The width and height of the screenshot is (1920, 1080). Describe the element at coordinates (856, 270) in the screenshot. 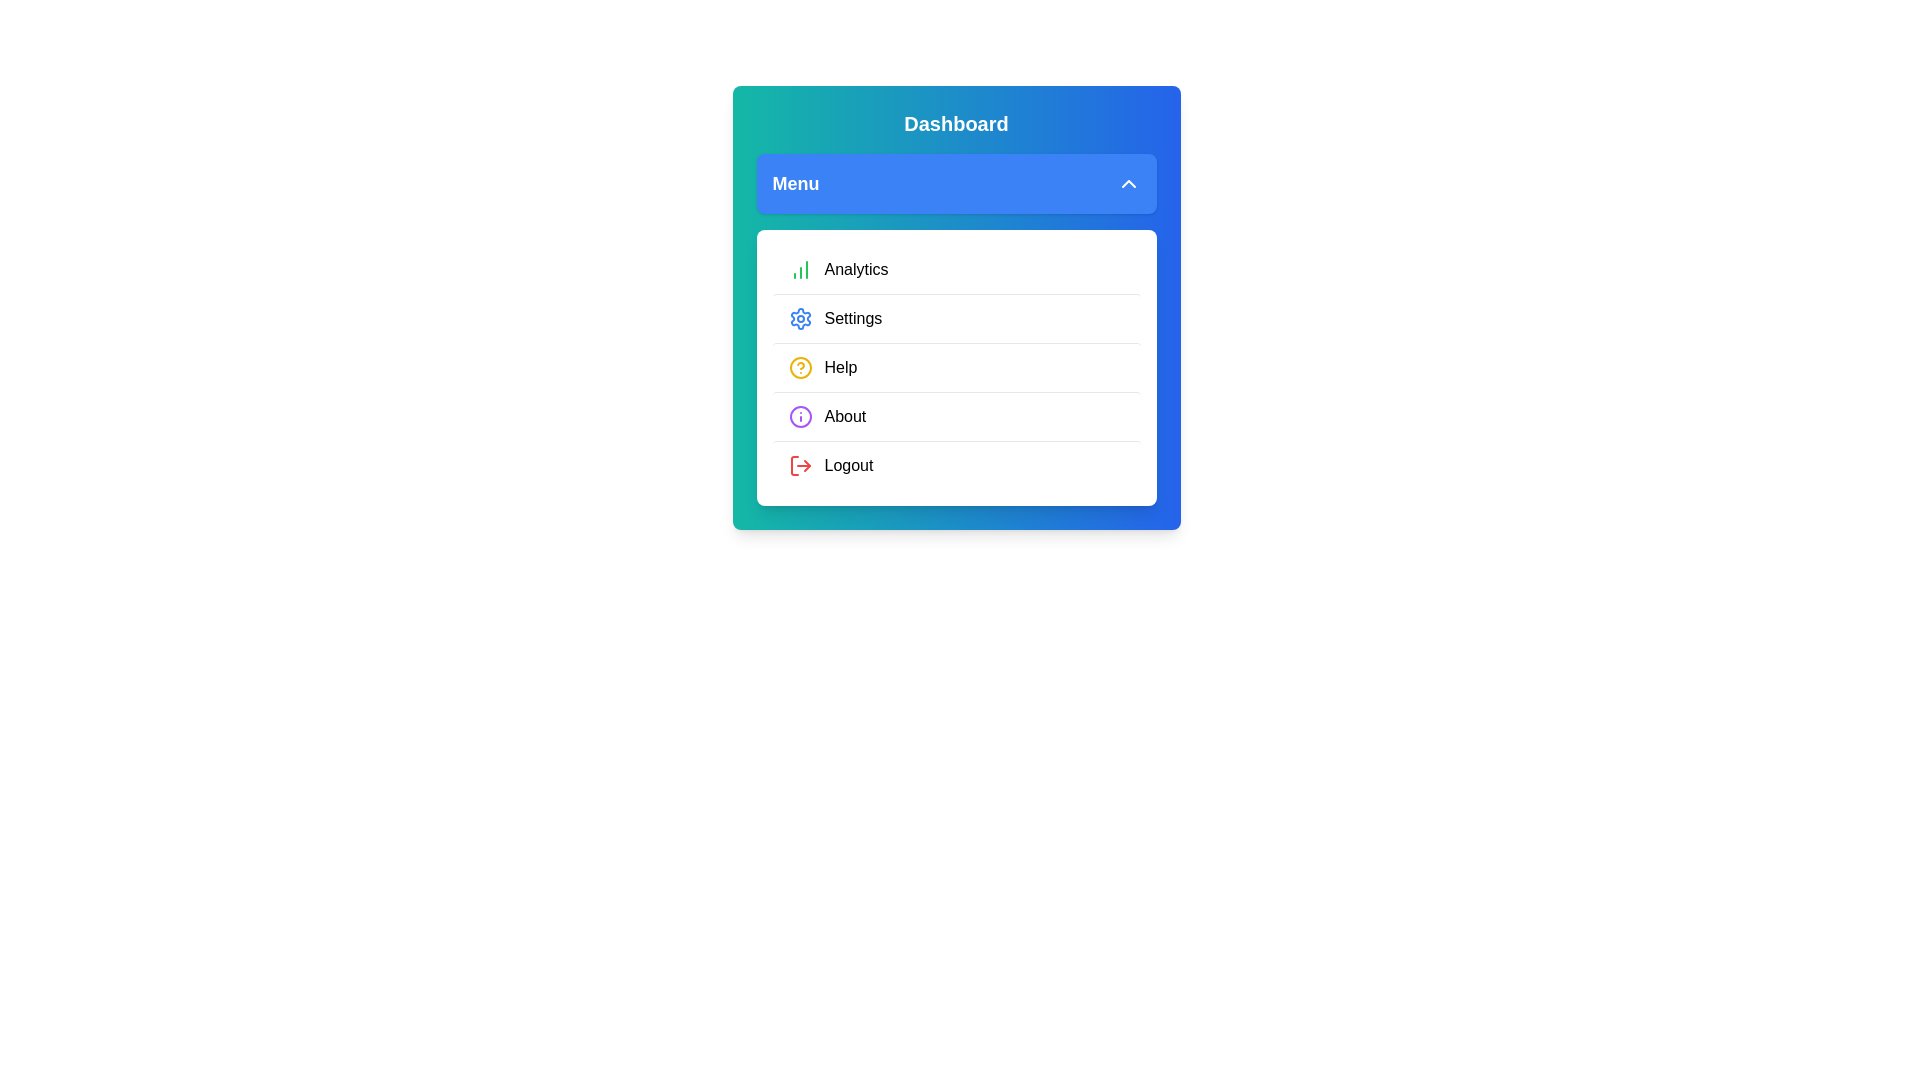

I see `the label text in the vertical menu list that leads to the analytics section, located next to the green chart icon` at that location.